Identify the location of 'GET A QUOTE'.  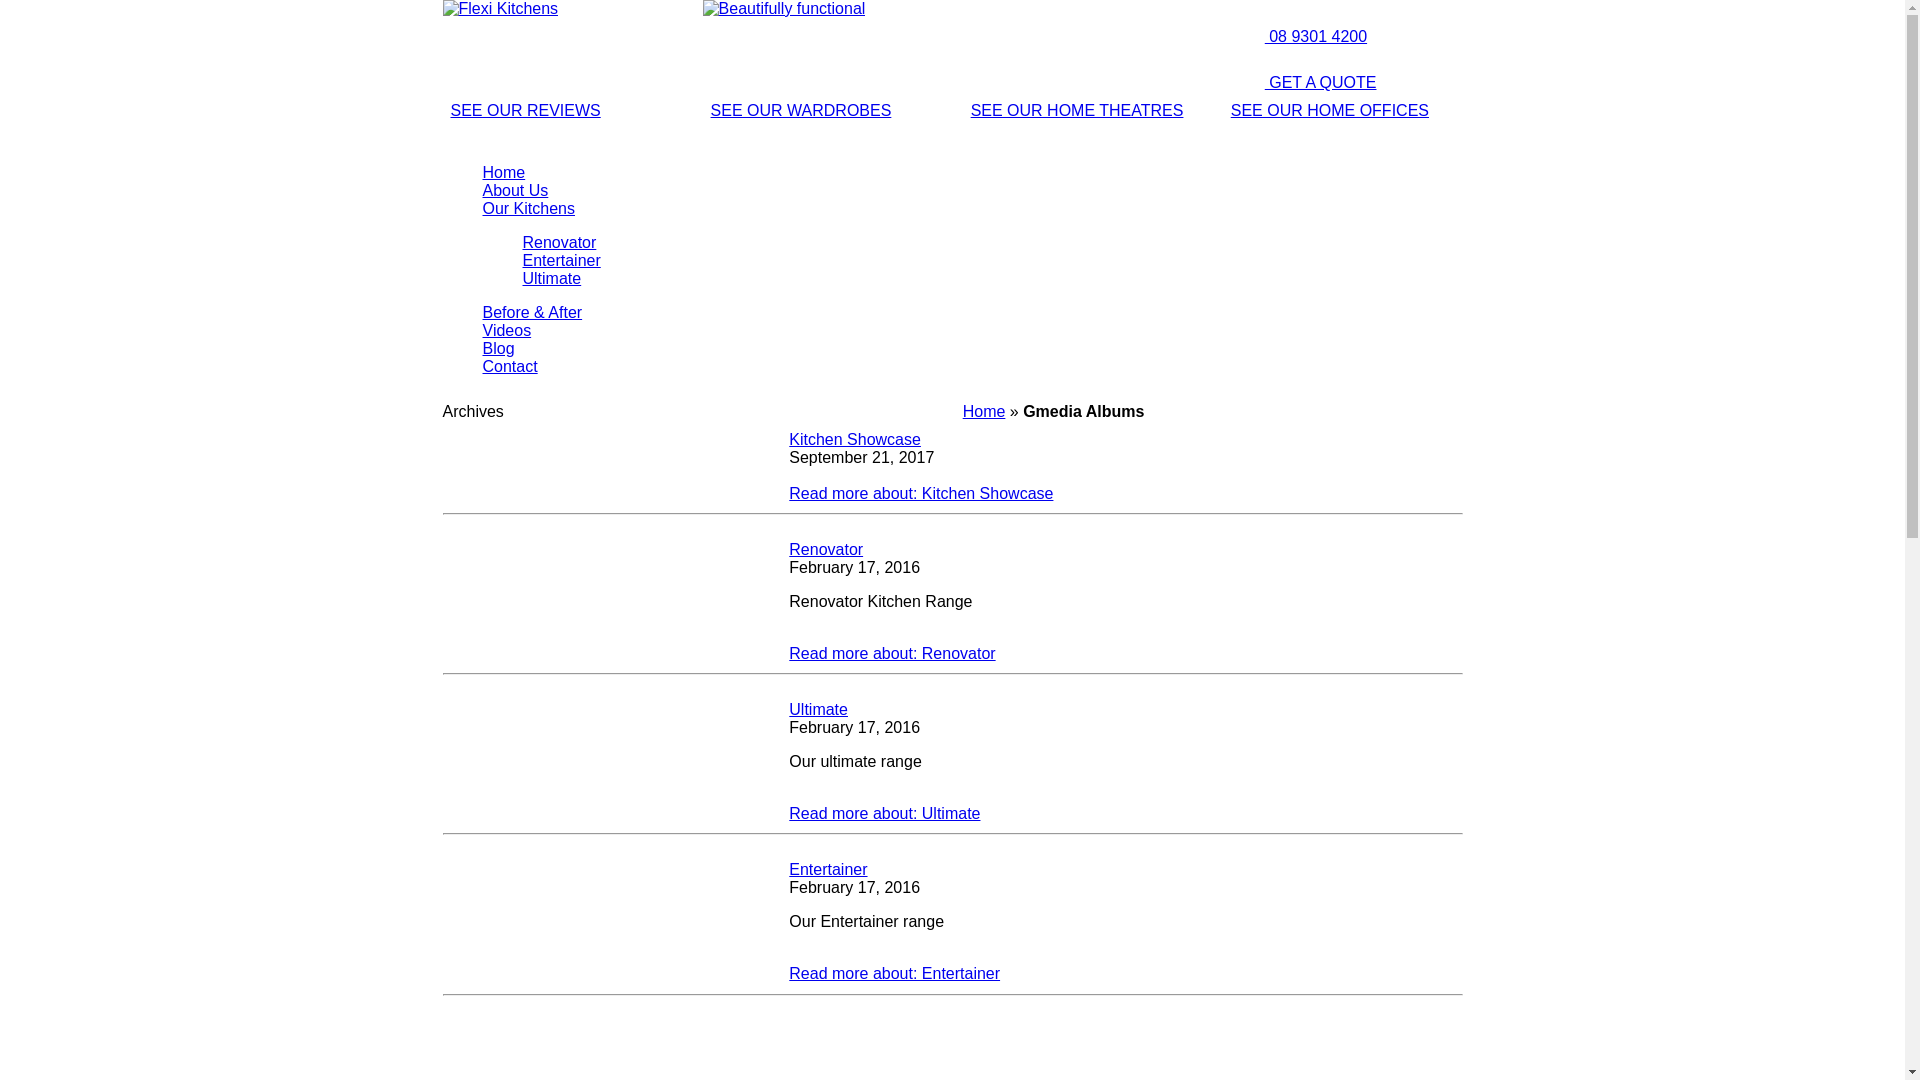
(1300, 81).